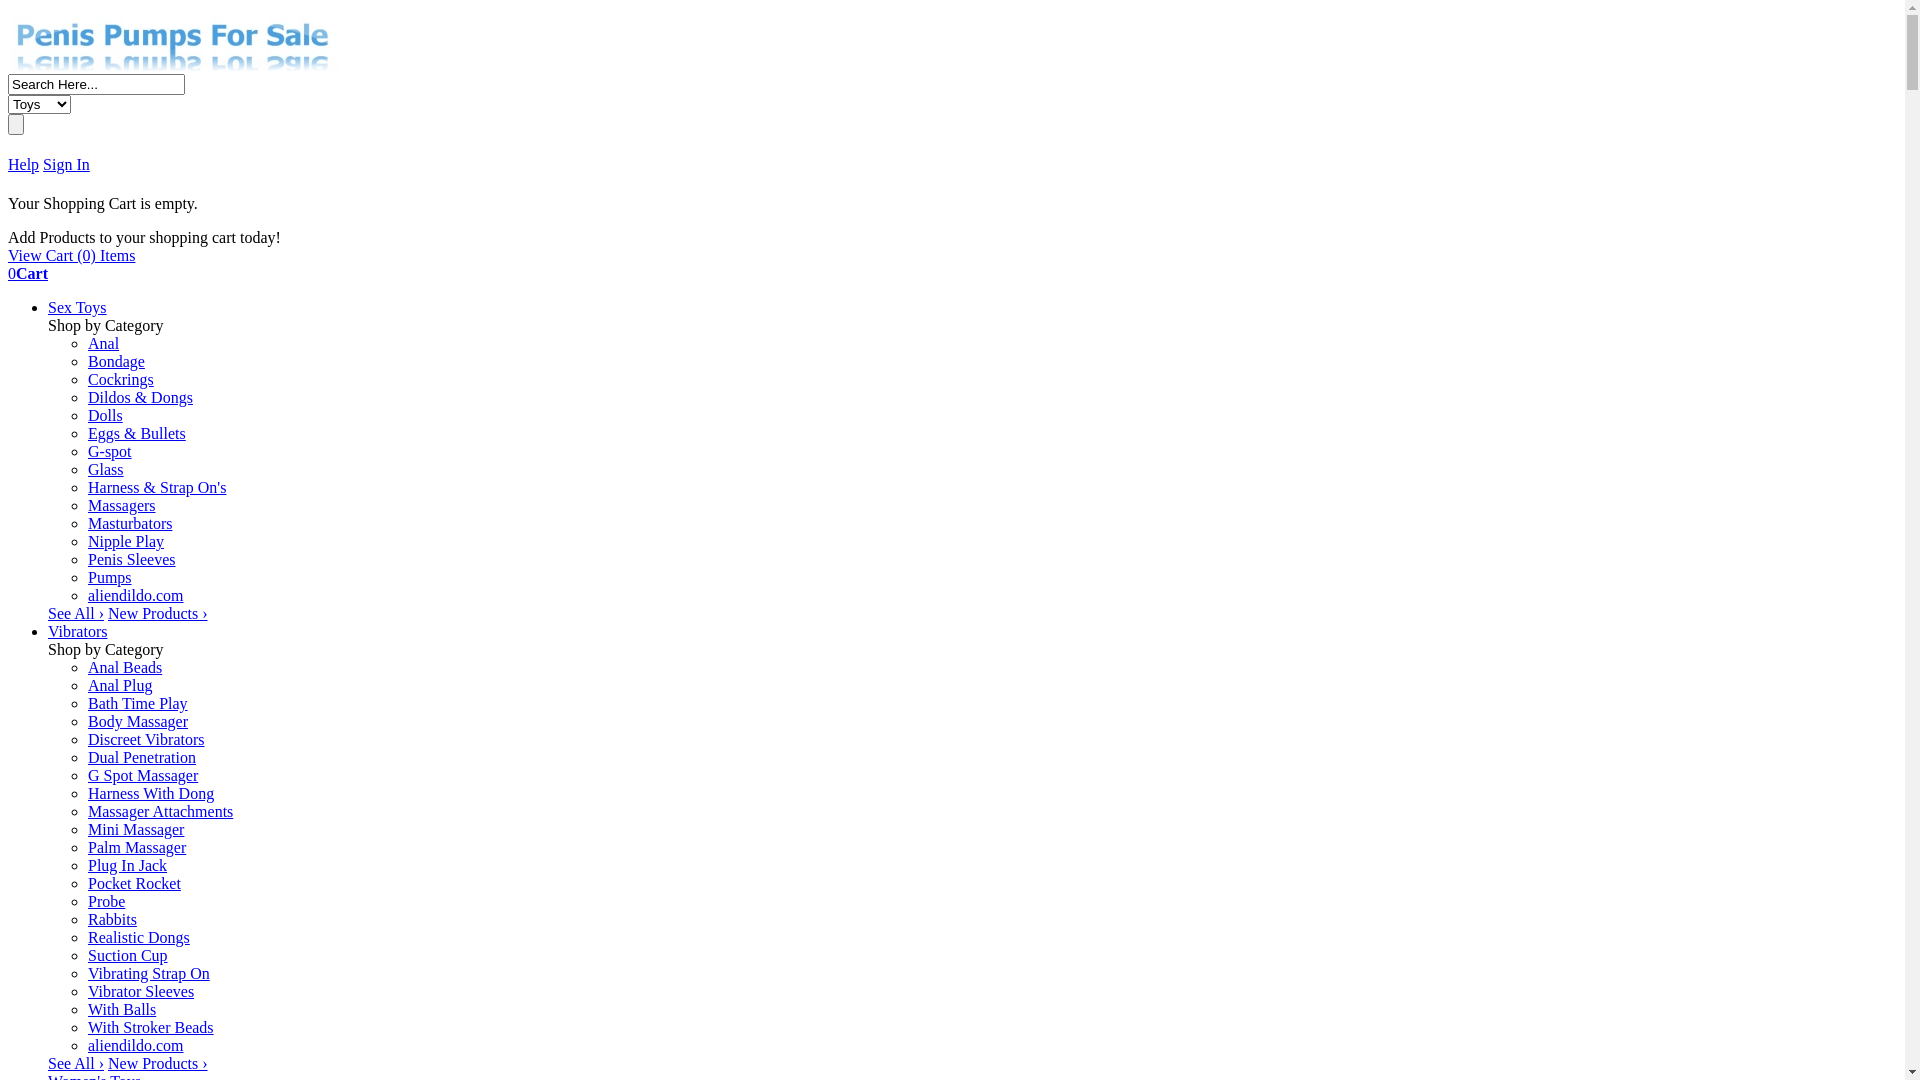  I want to click on 'Bath Time Play', so click(137, 702).